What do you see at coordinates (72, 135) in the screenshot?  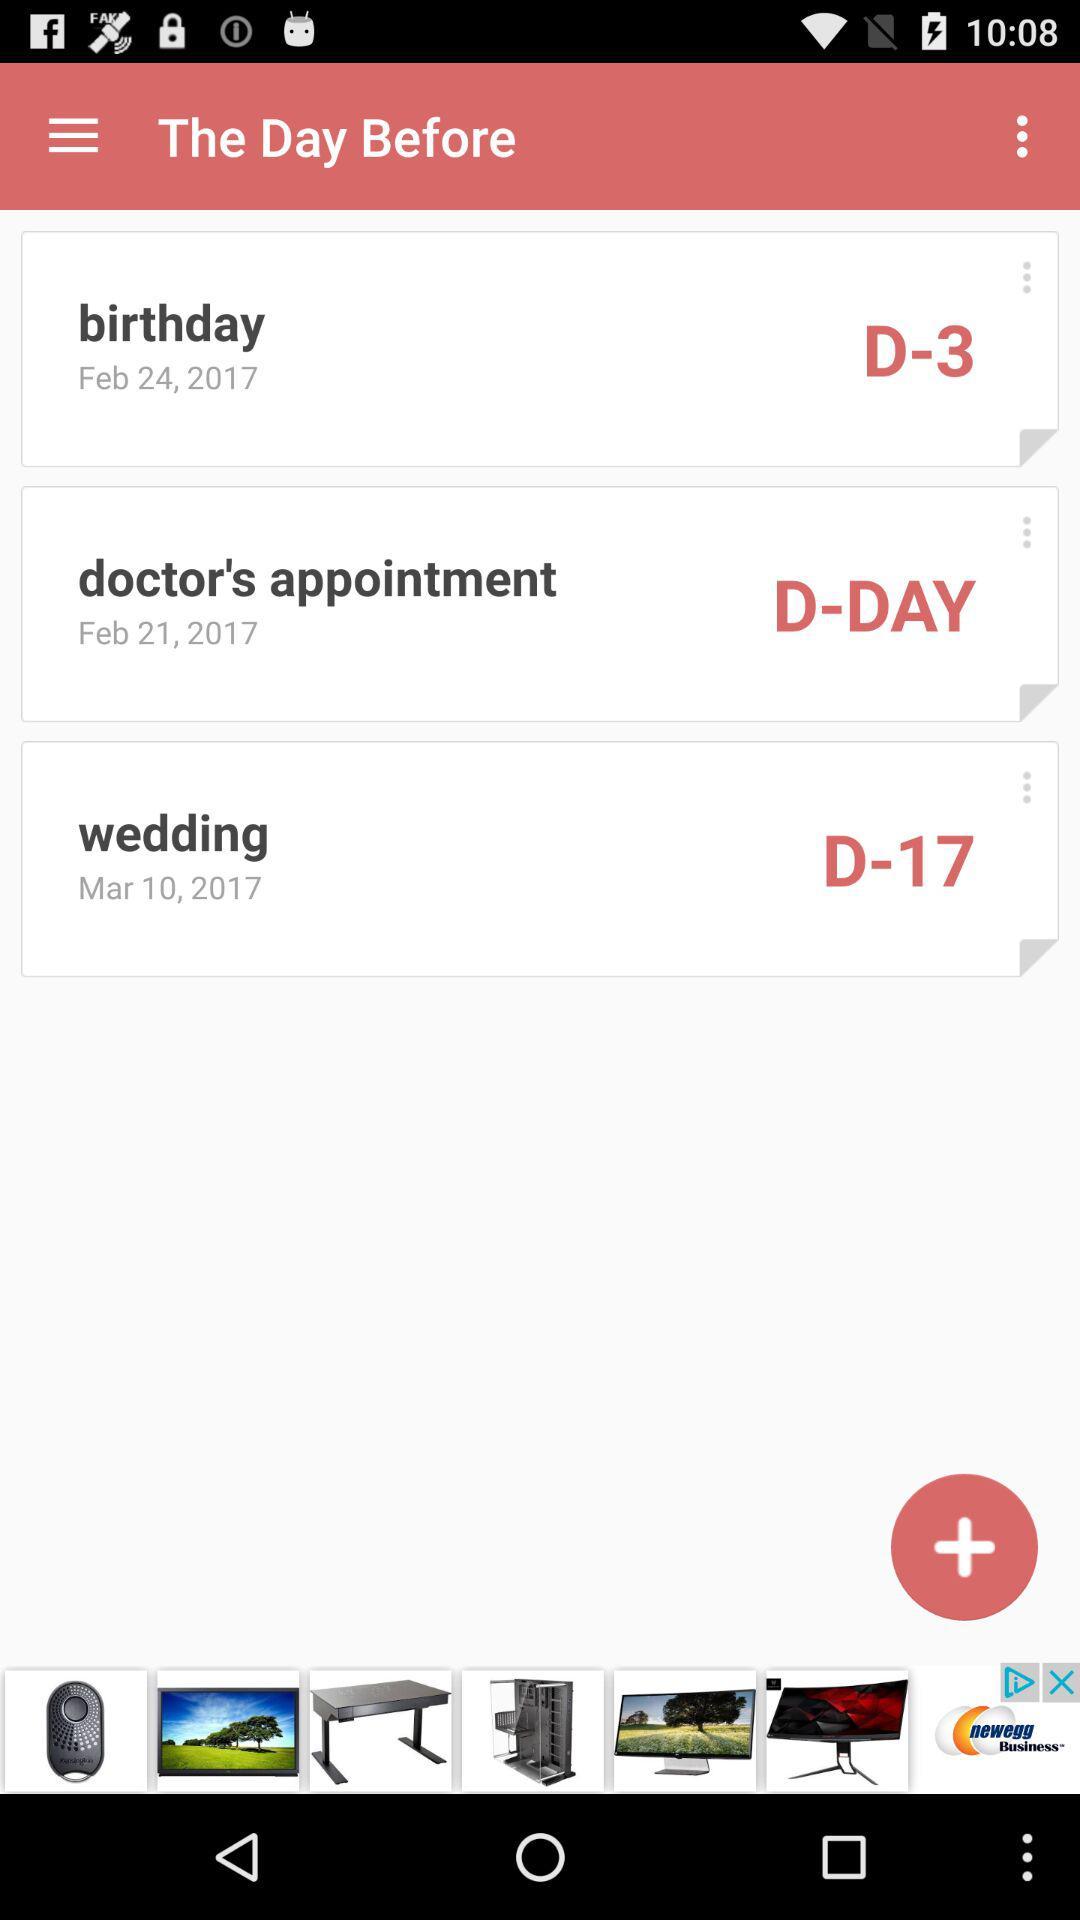 I see `expand menu` at bounding box center [72, 135].